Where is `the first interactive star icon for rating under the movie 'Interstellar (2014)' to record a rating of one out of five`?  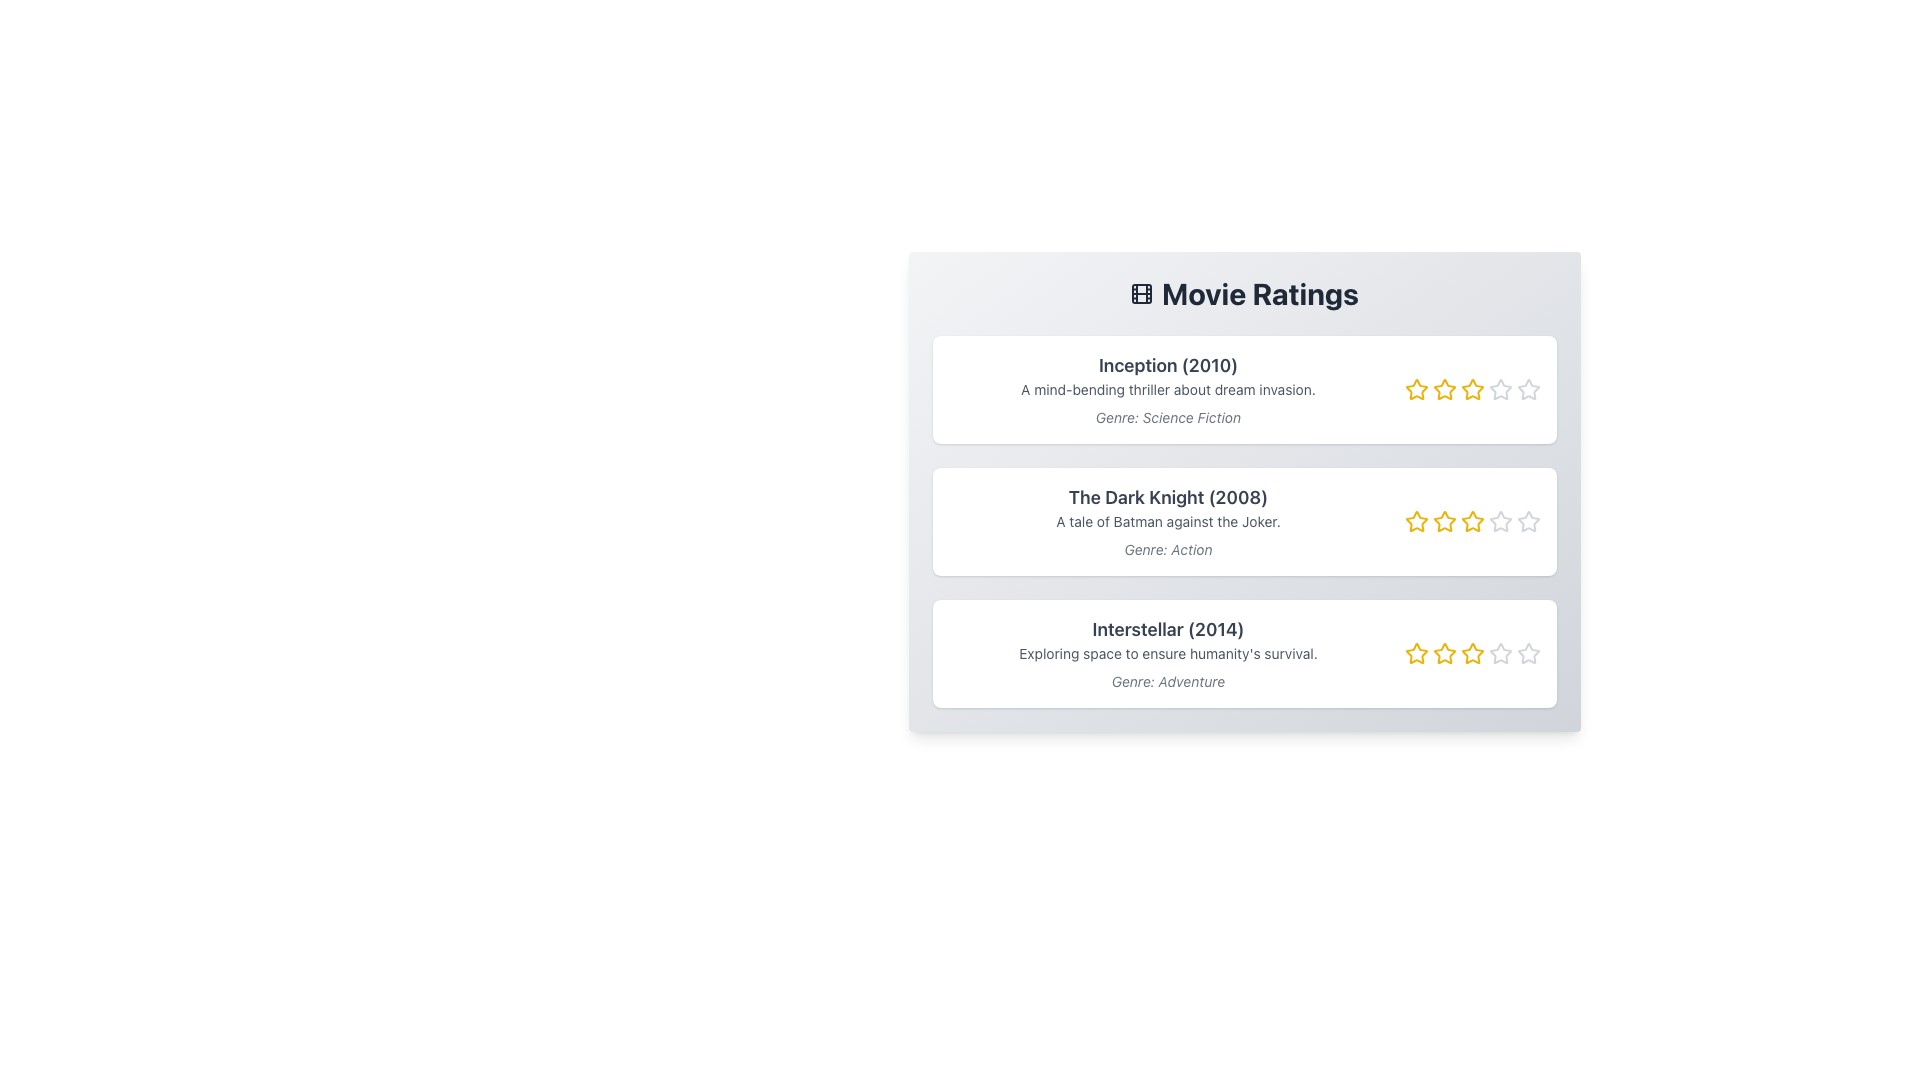
the first interactive star icon for rating under the movie 'Interstellar (2014)' to record a rating of one out of five is located at coordinates (1415, 654).